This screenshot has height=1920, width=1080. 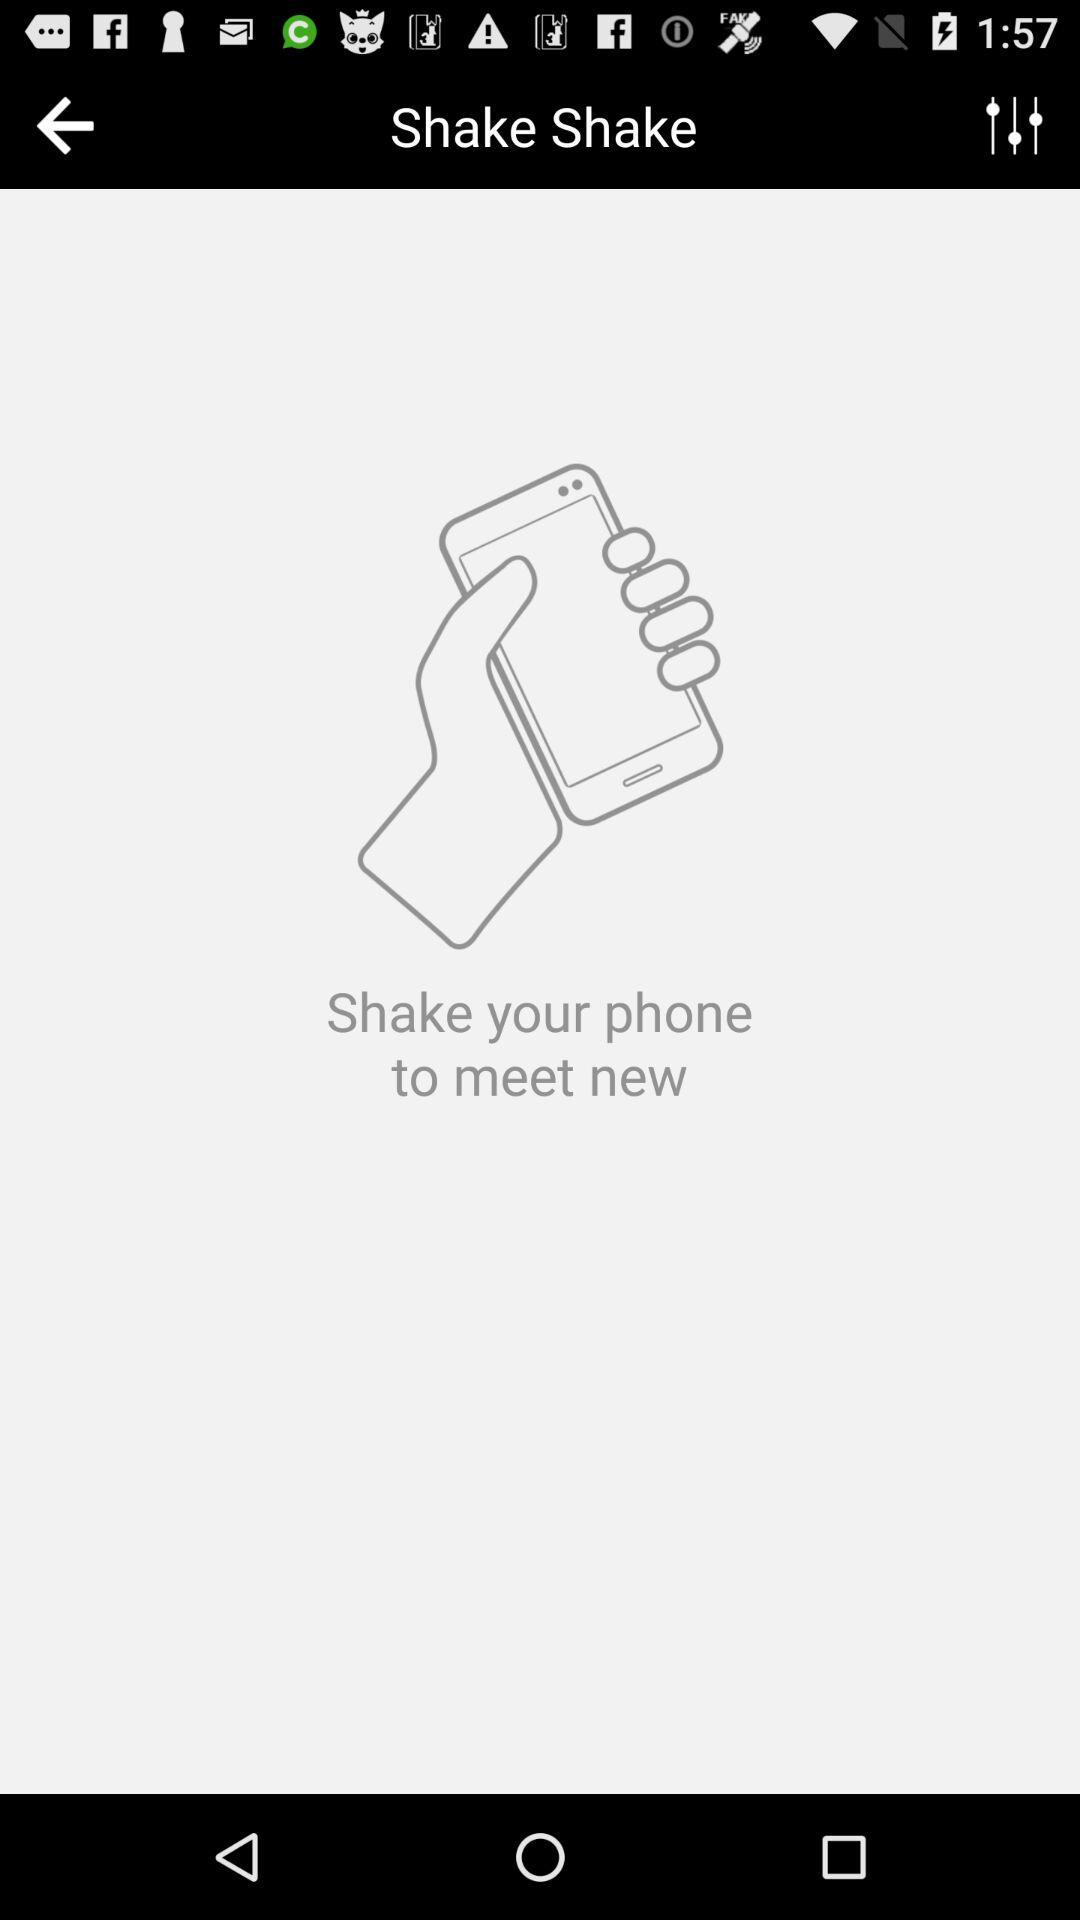 I want to click on the arrow_backward icon, so click(x=68, y=133).